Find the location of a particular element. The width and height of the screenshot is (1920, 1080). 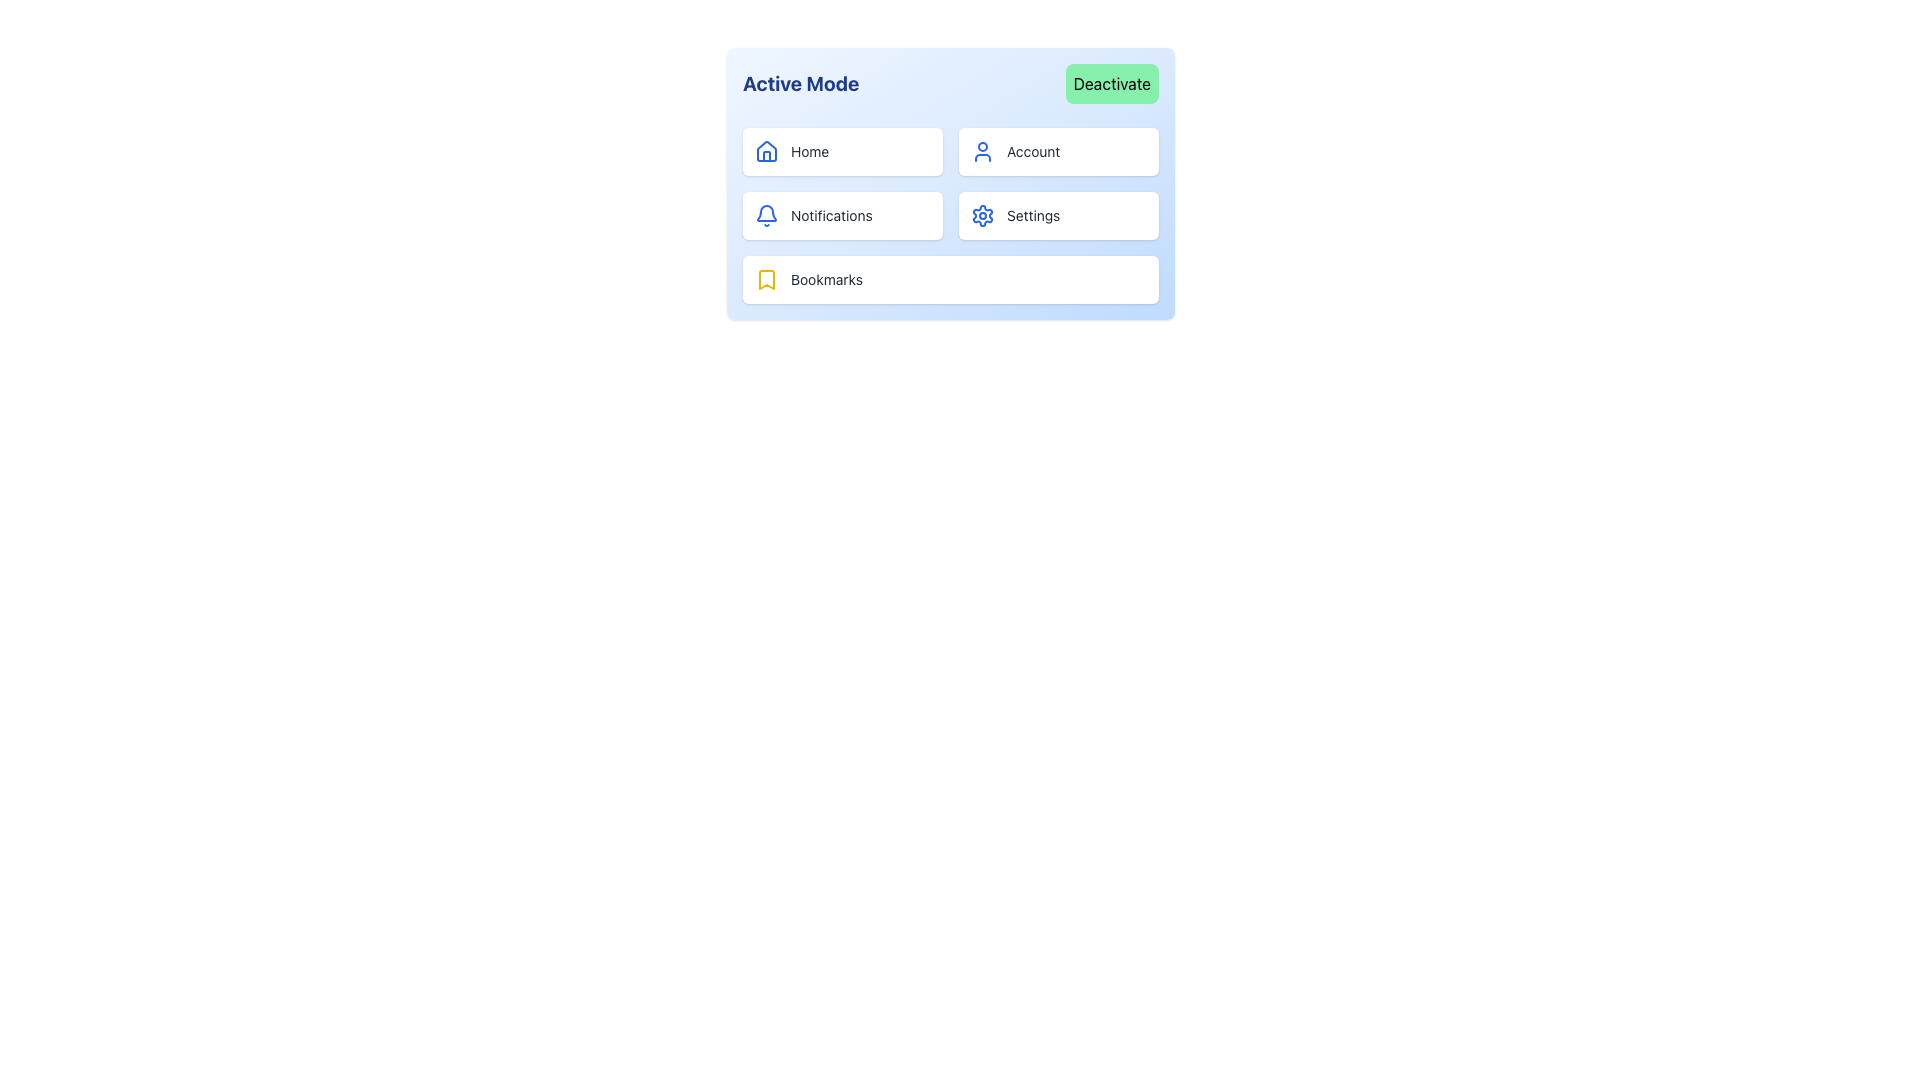

the bell-shaped notification icon located at the upper left corner of the 'Notifications' panel to potentially open the notification panel or display recent alerts is located at coordinates (766, 216).